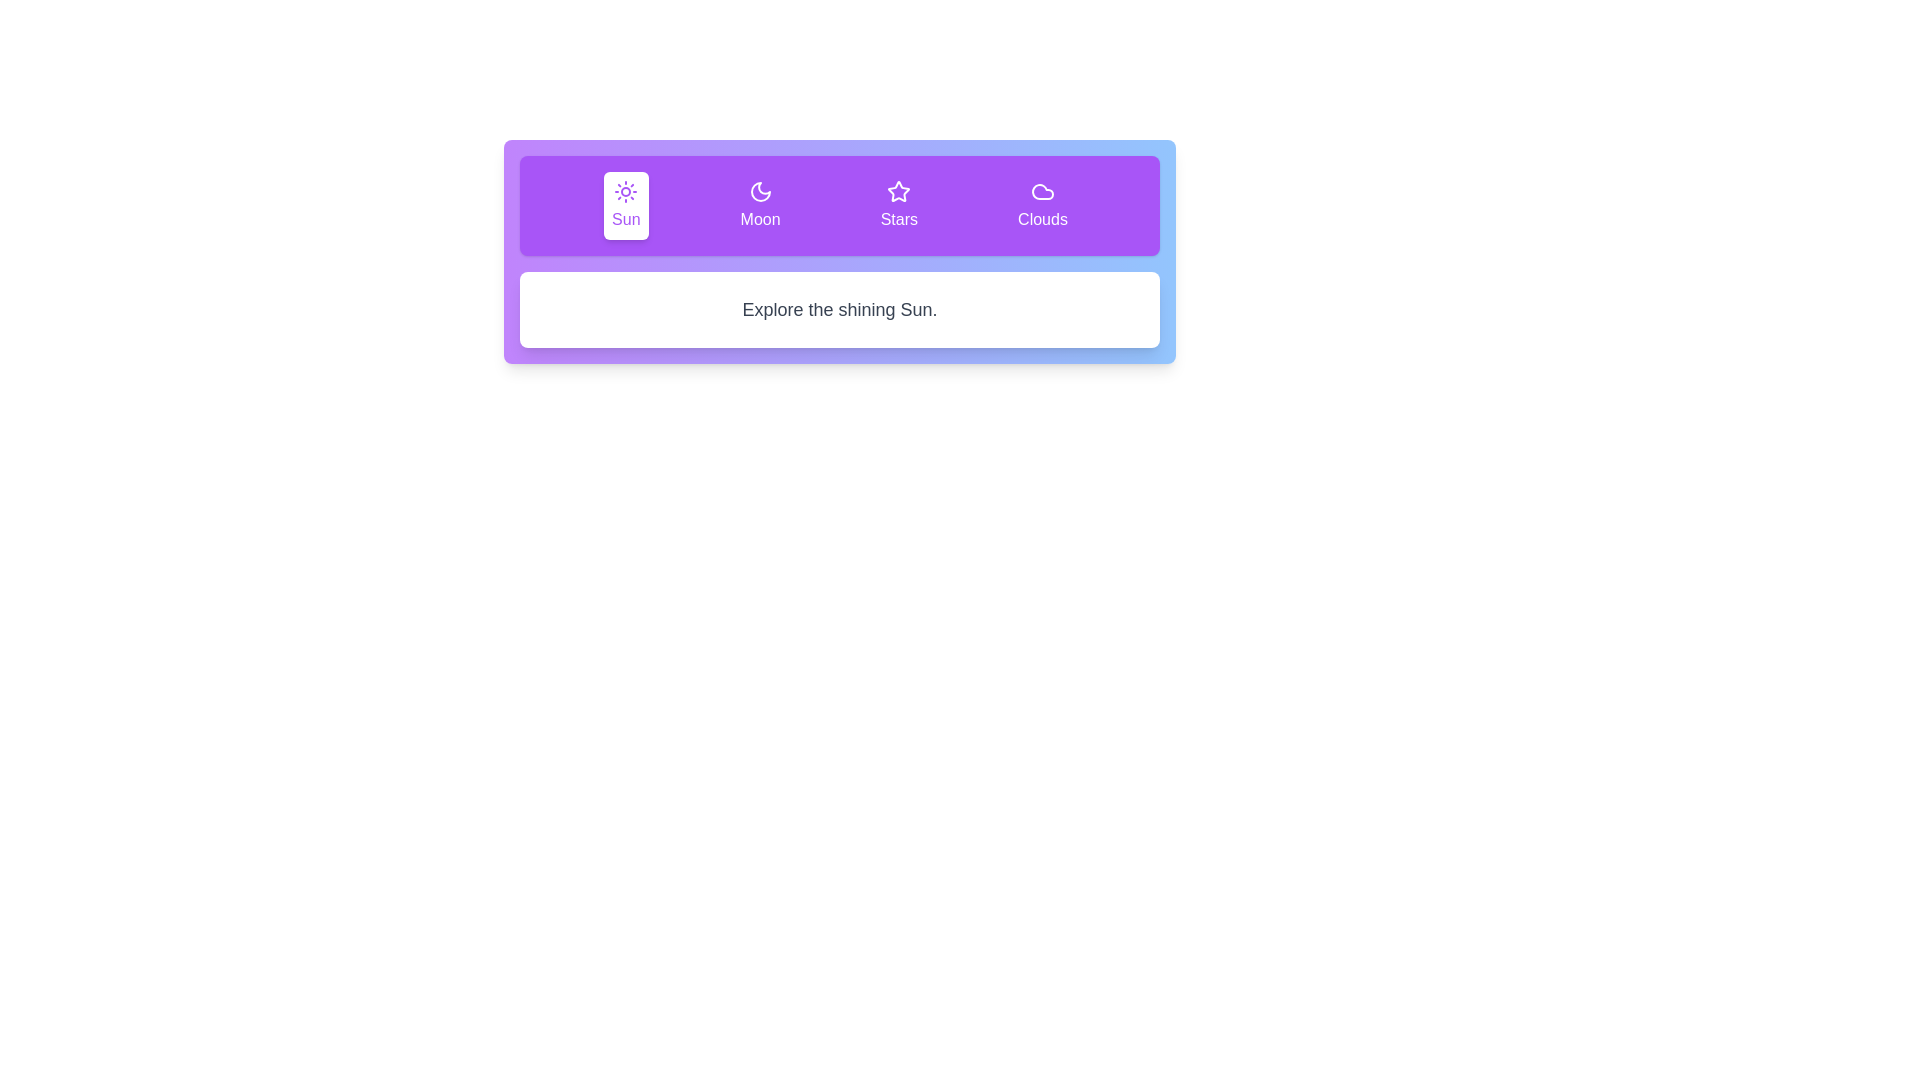 Image resolution: width=1920 pixels, height=1080 pixels. What do you see at coordinates (898, 205) in the screenshot?
I see `the 'Stars' button, which features a star icon above the label 'Stars' on a purple background` at bounding box center [898, 205].